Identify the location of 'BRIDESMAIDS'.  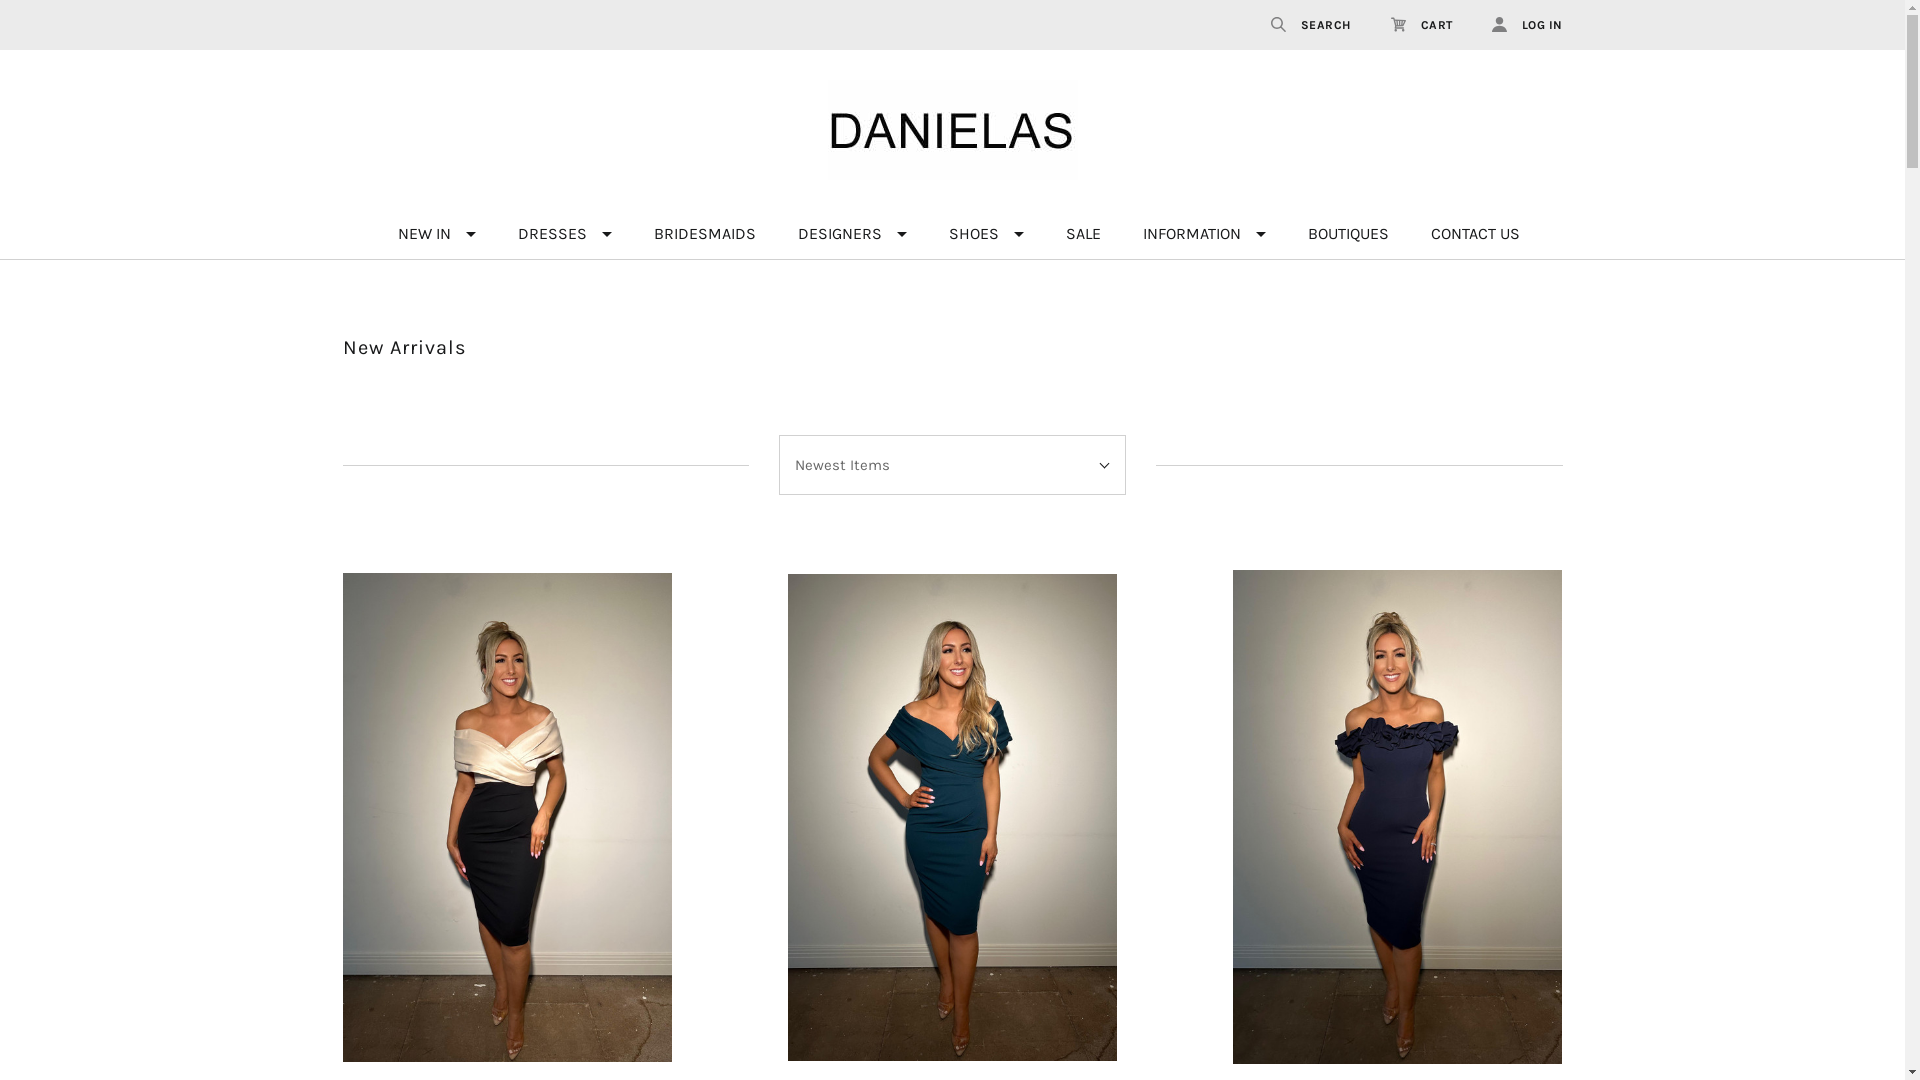
(637, 233).